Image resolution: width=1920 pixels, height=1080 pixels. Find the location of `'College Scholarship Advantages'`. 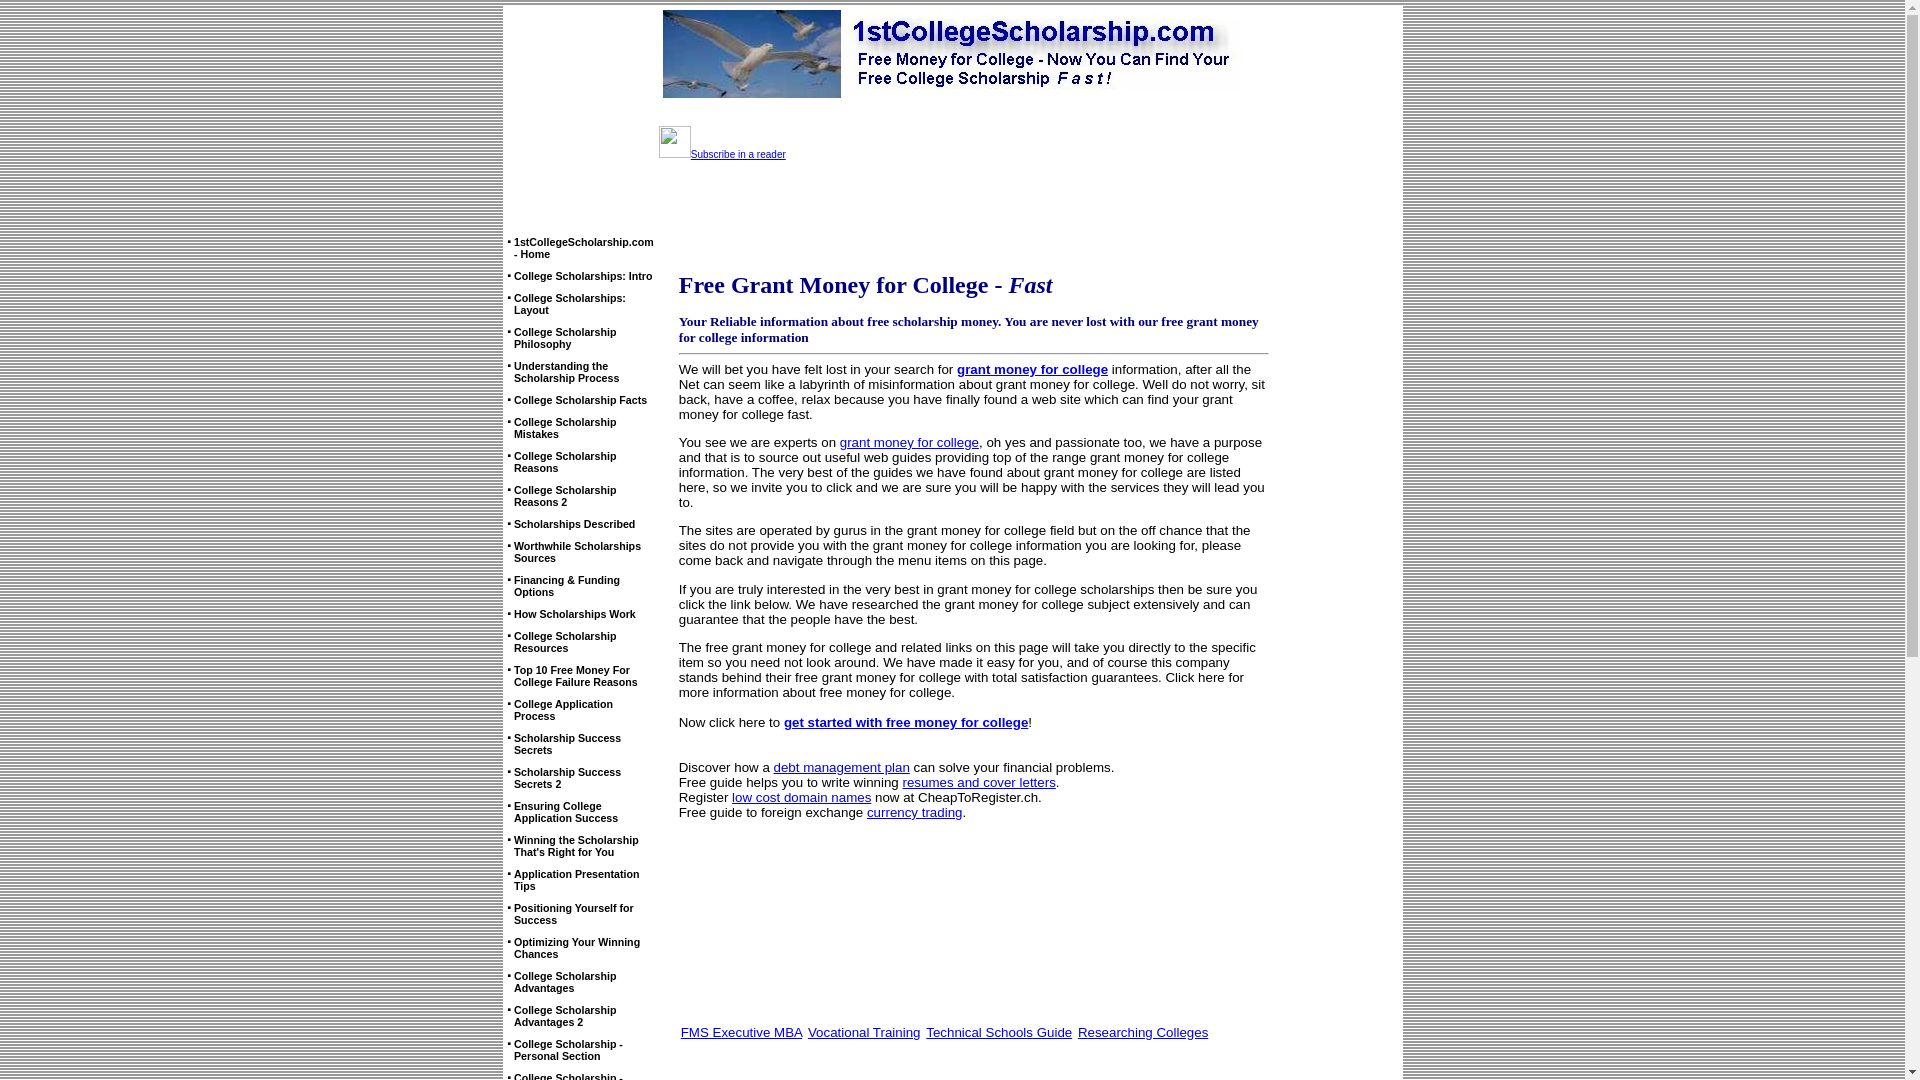

'College Scholarship Advantages' is located at coordinates (513, 981).